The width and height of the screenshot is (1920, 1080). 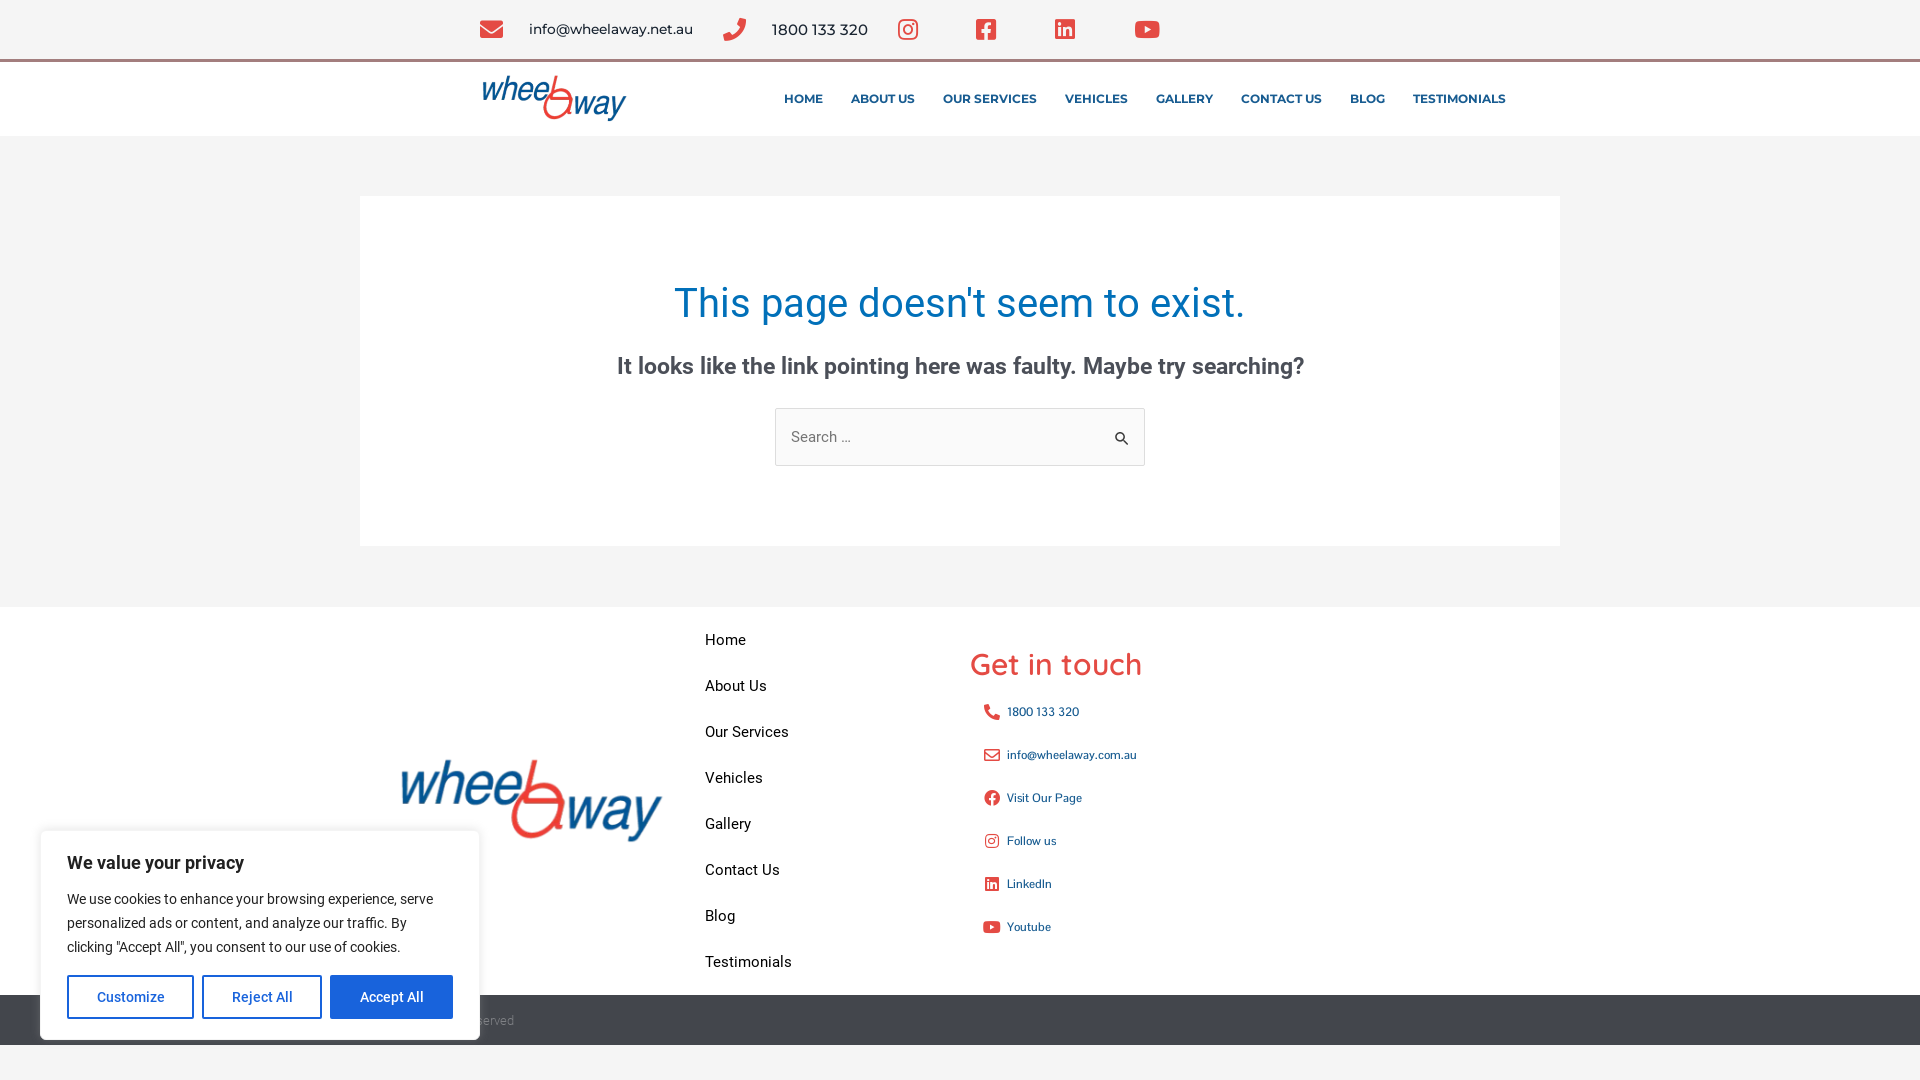 I want to click on 'Dribbble', so click(x=1394, y=1020).